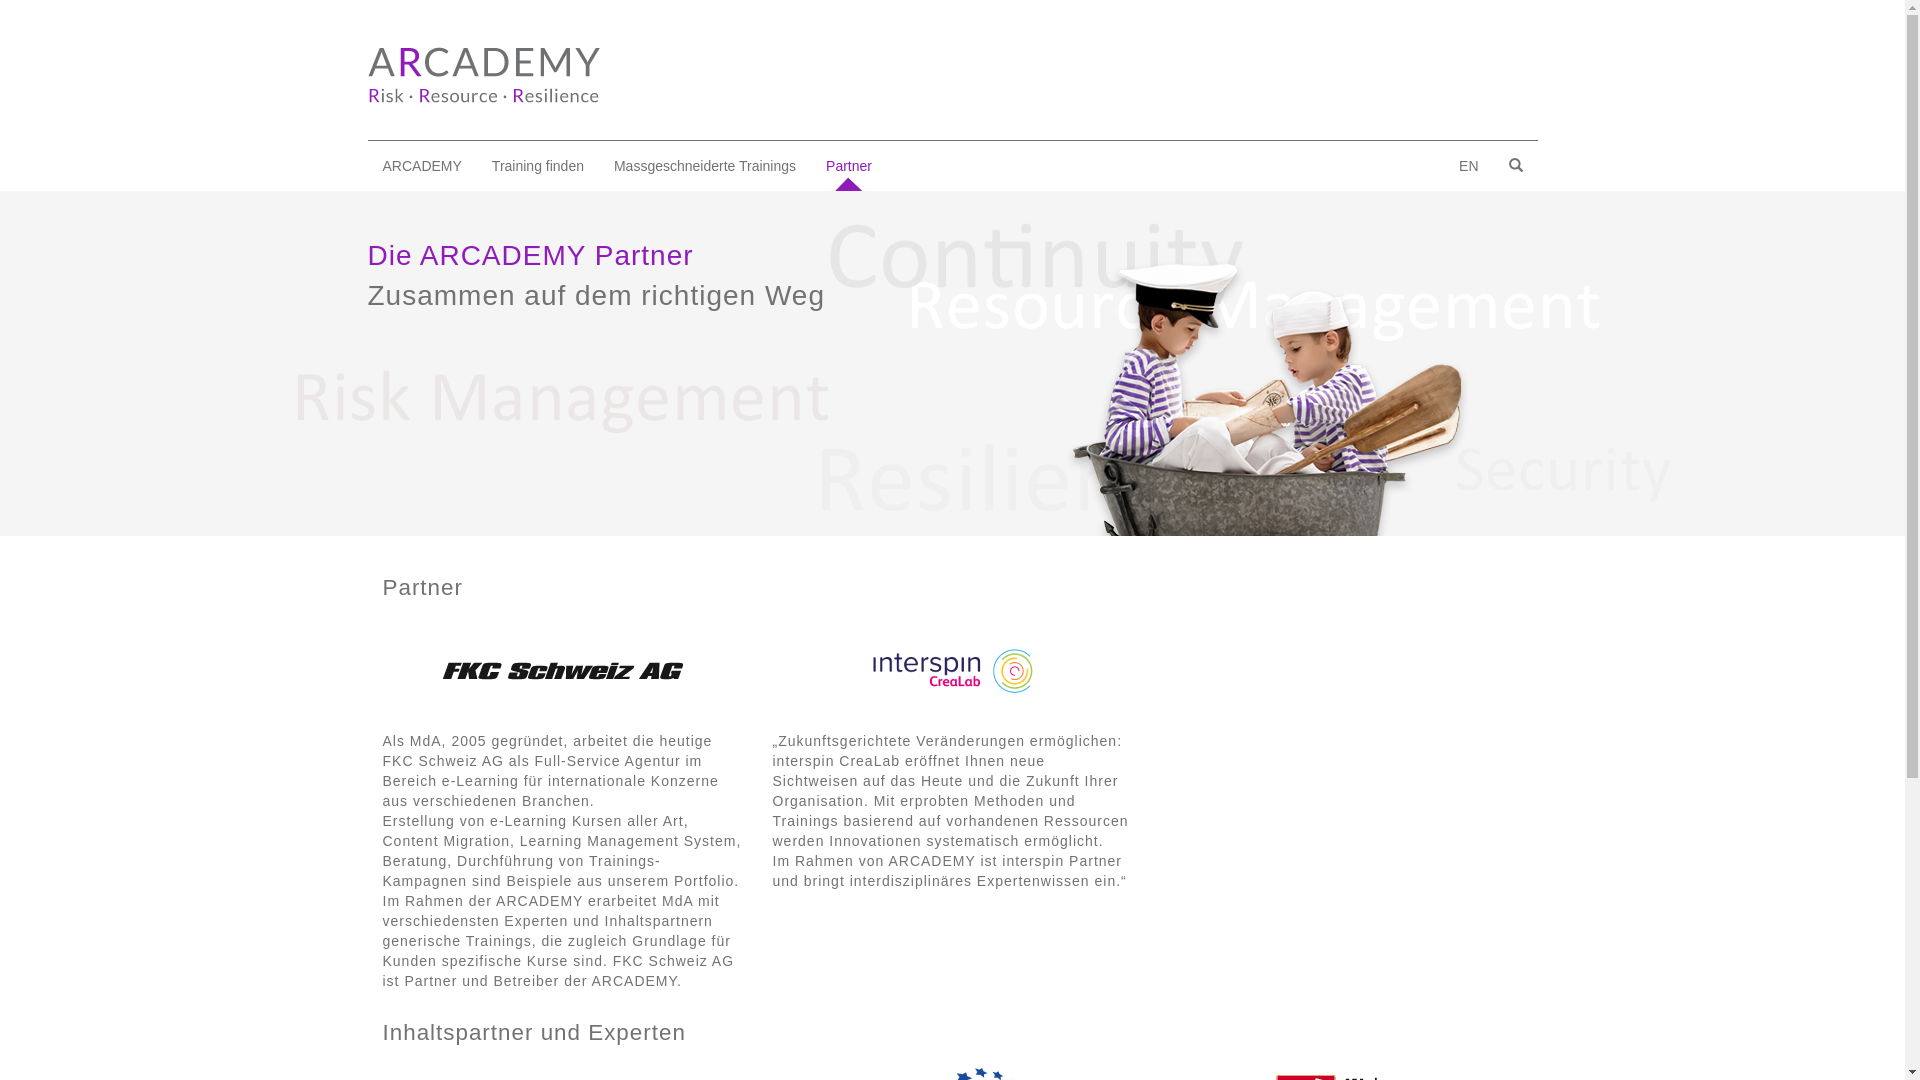 The image size is (1920, 1080). What do you see at coordinates (1468, 164) in the screenshot?
I see `'EN'` at bounding box center [1468, 164].